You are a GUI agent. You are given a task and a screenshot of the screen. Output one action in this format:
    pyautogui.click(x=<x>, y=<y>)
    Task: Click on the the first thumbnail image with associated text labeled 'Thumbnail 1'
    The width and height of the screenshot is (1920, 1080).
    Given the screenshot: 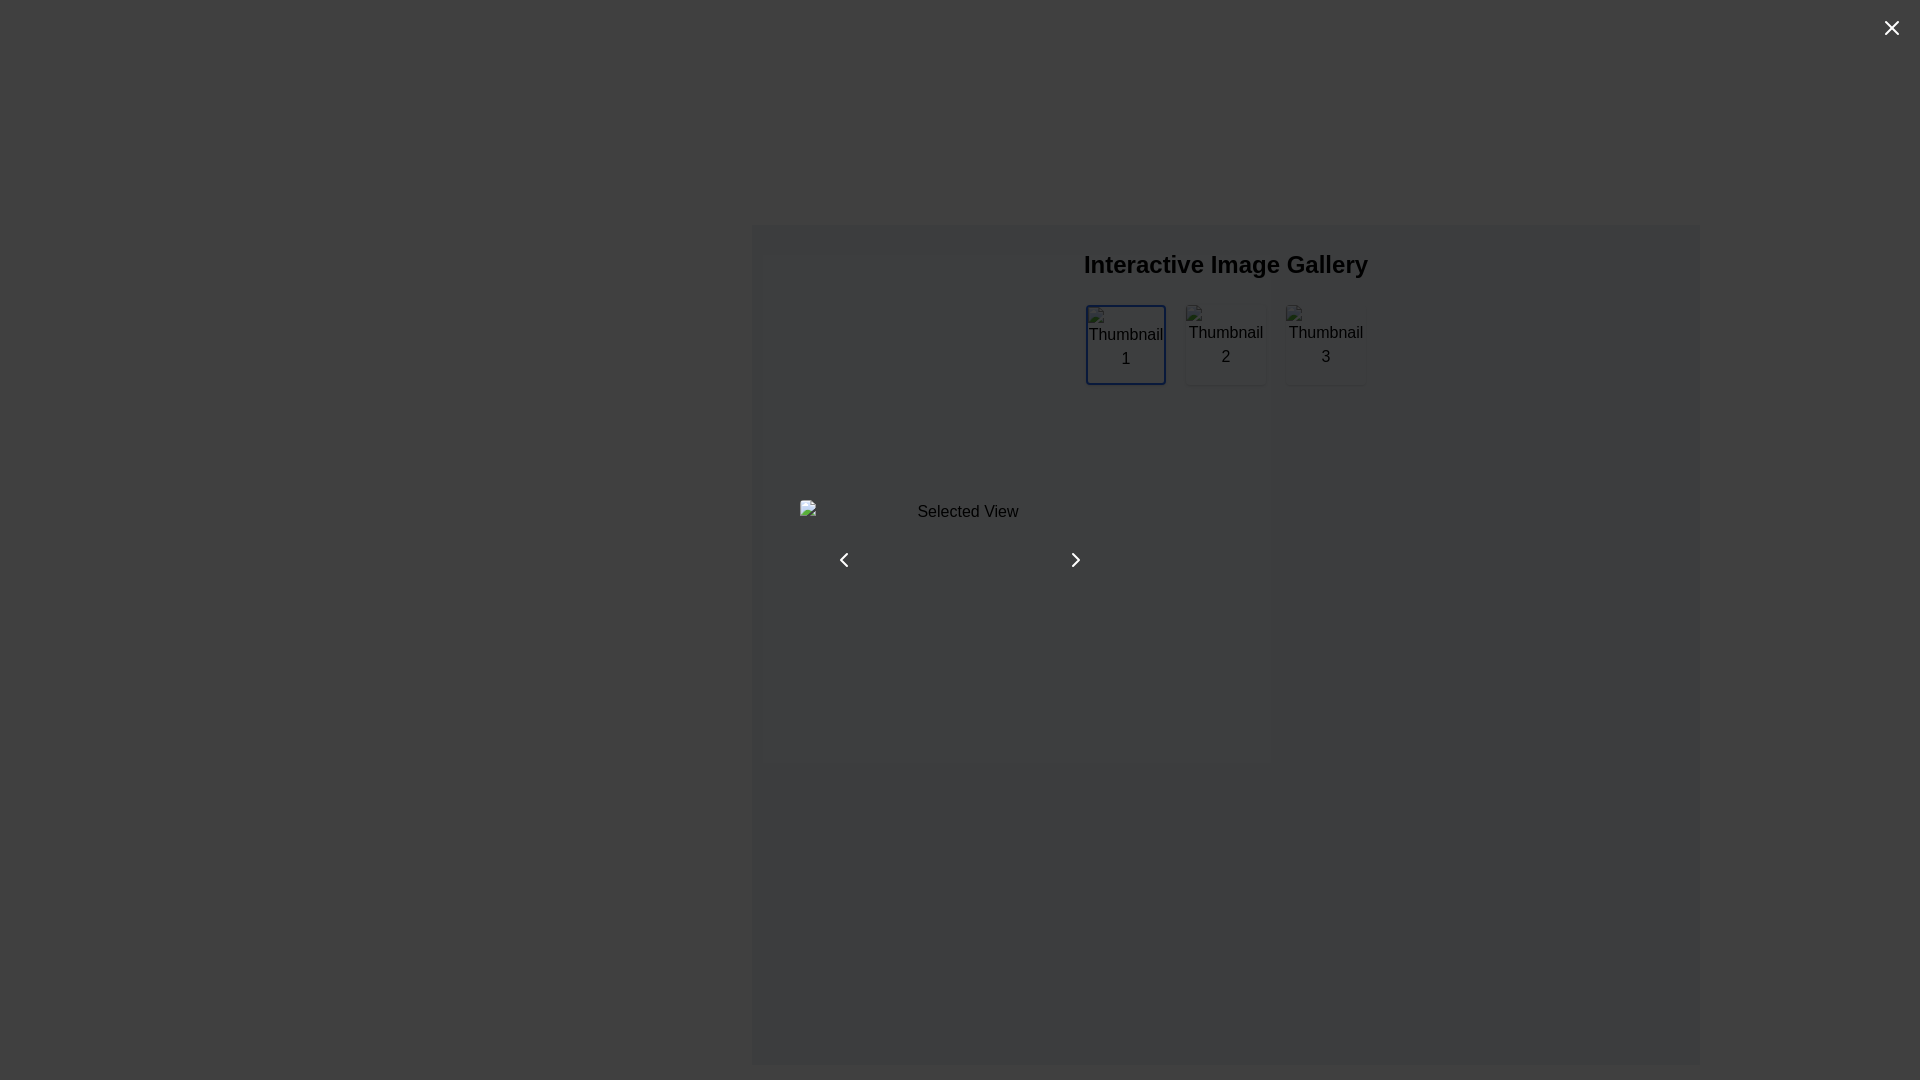 What is the action you would take?
    pyautogui.click(x=1126, y=343)
    